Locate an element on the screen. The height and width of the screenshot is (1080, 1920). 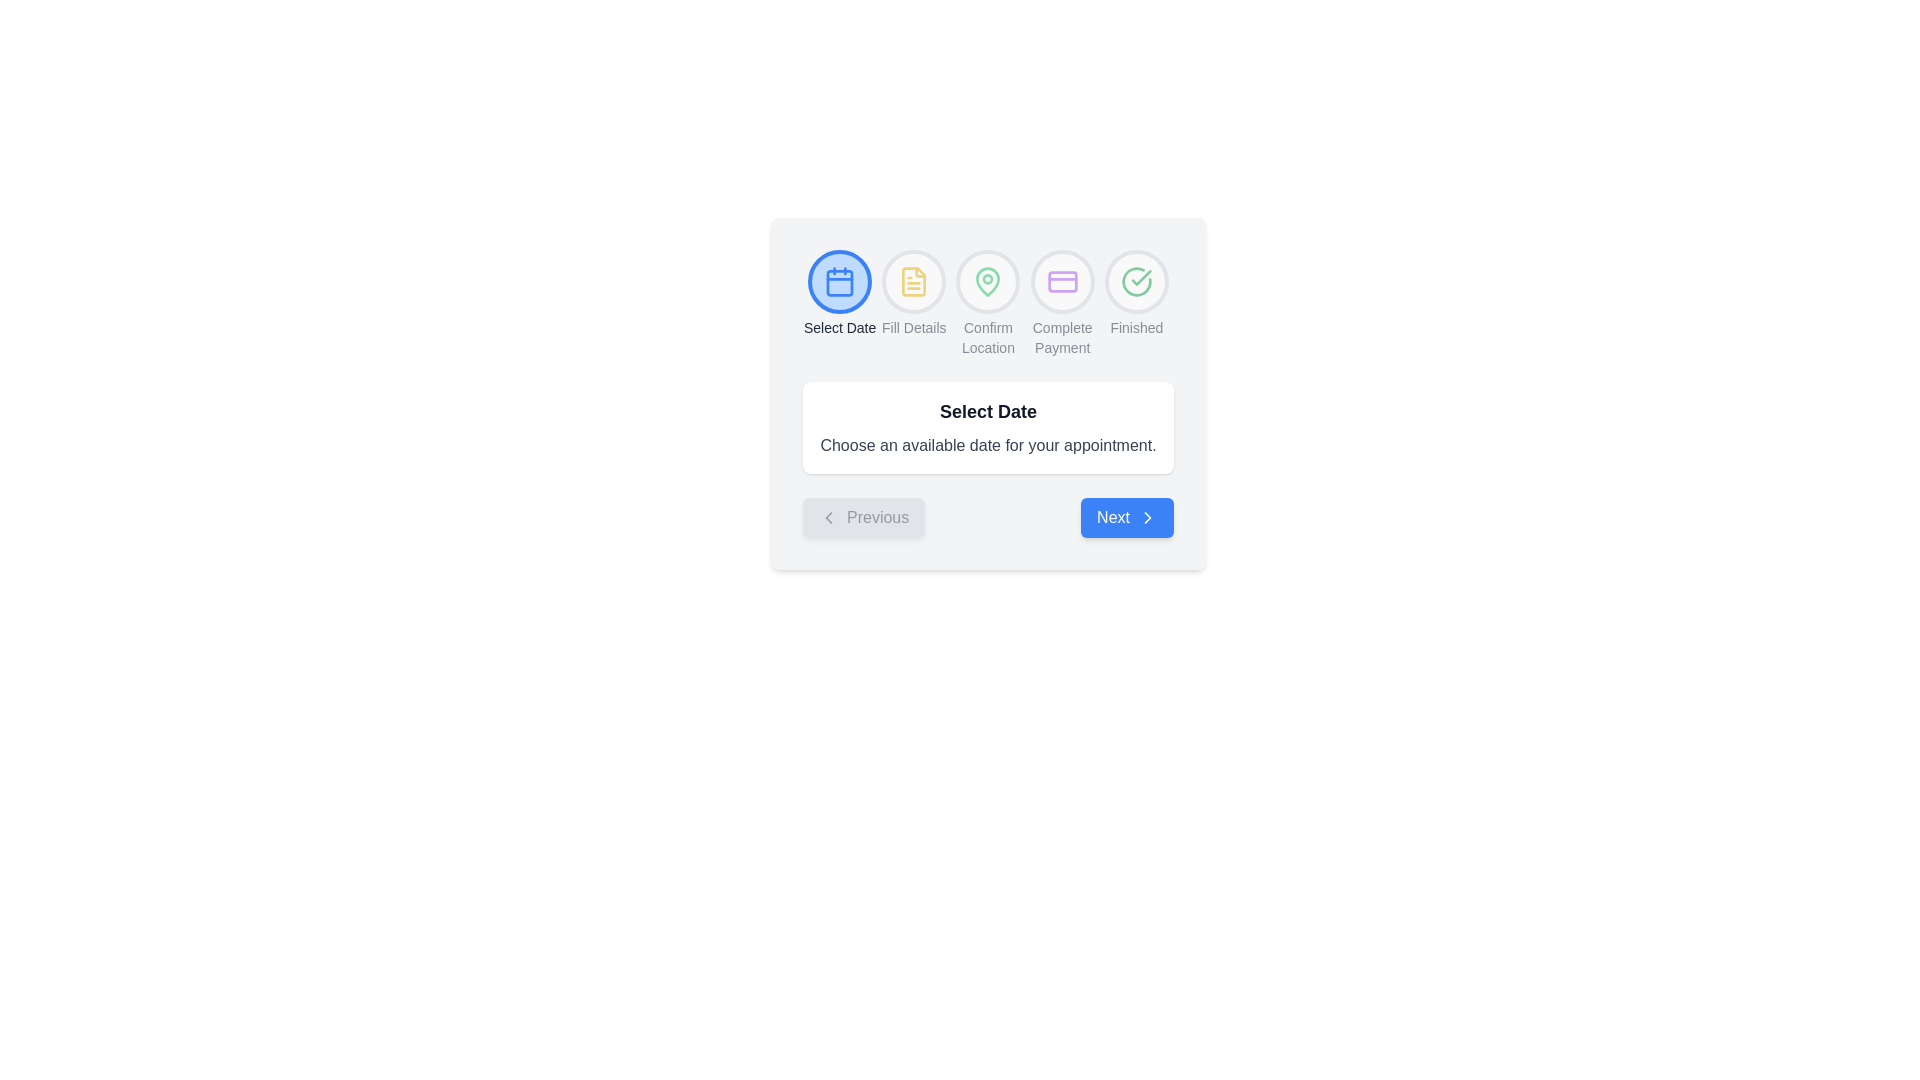
the Static Text Label displaying 'Select Date', which is prominently positioned at the top-center of the card layout is located at coordinates (988, 411).